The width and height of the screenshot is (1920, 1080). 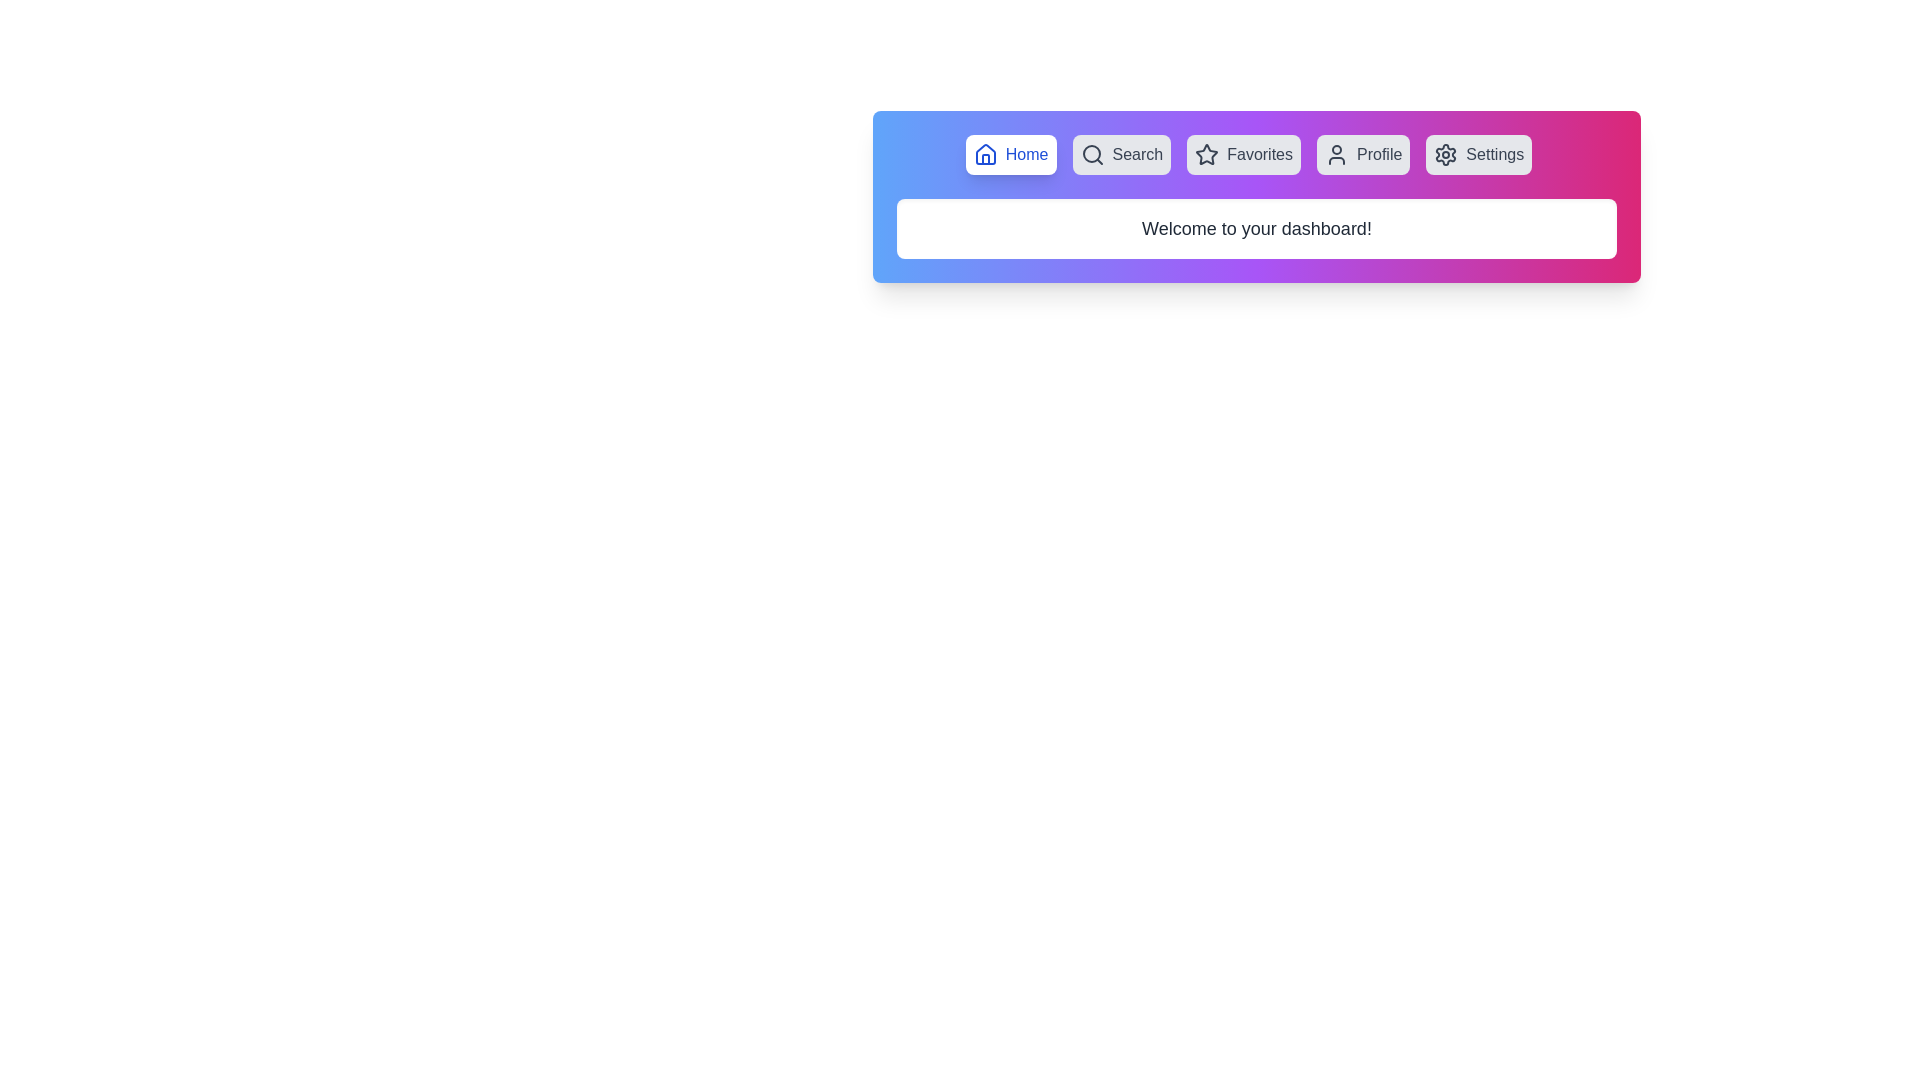 What do you see at coordinates (1362, 153) in the screenshot?
I see `the fourth button in the navigation bar, located between the 'Favorites' and 'Settings' buttons, to observe any hover effects` at bounding box center [1362, 153].